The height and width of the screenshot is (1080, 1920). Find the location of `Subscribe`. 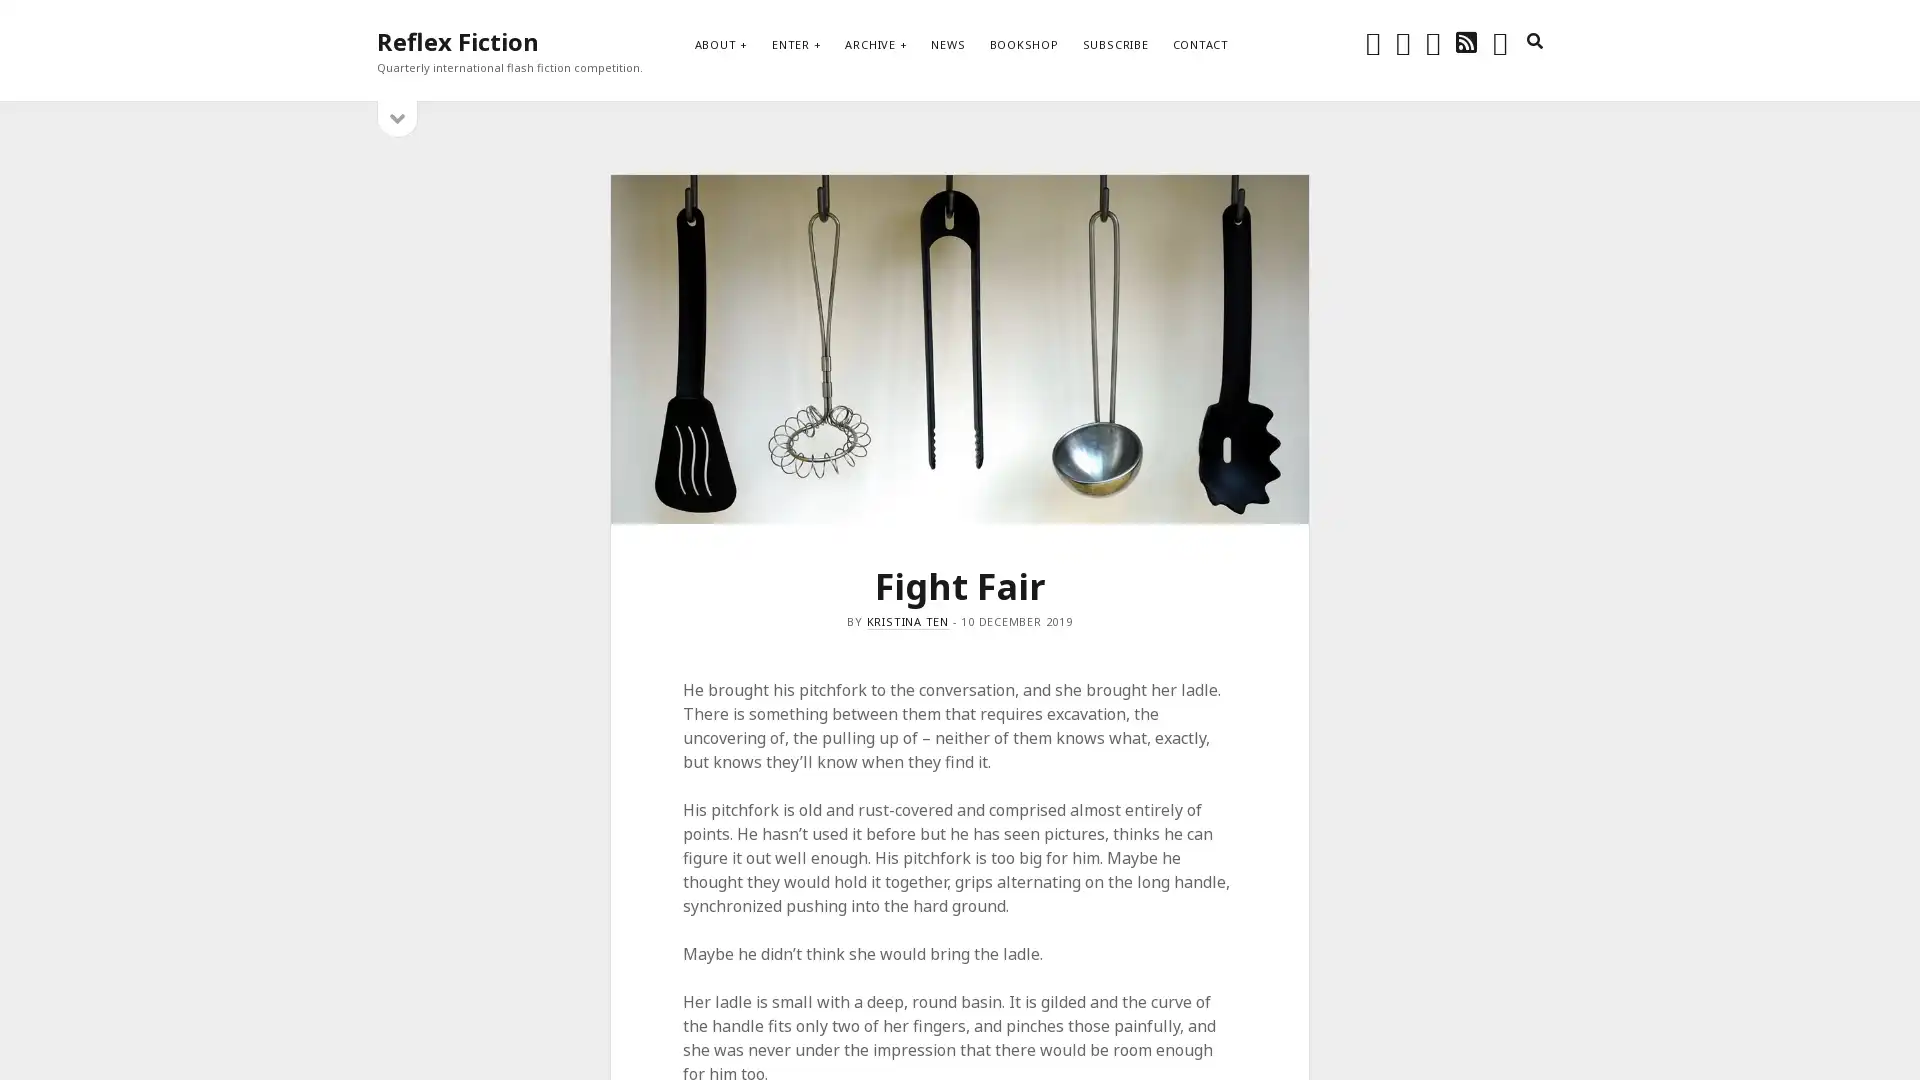

Subscribe is located at coordinates (1207, 231).